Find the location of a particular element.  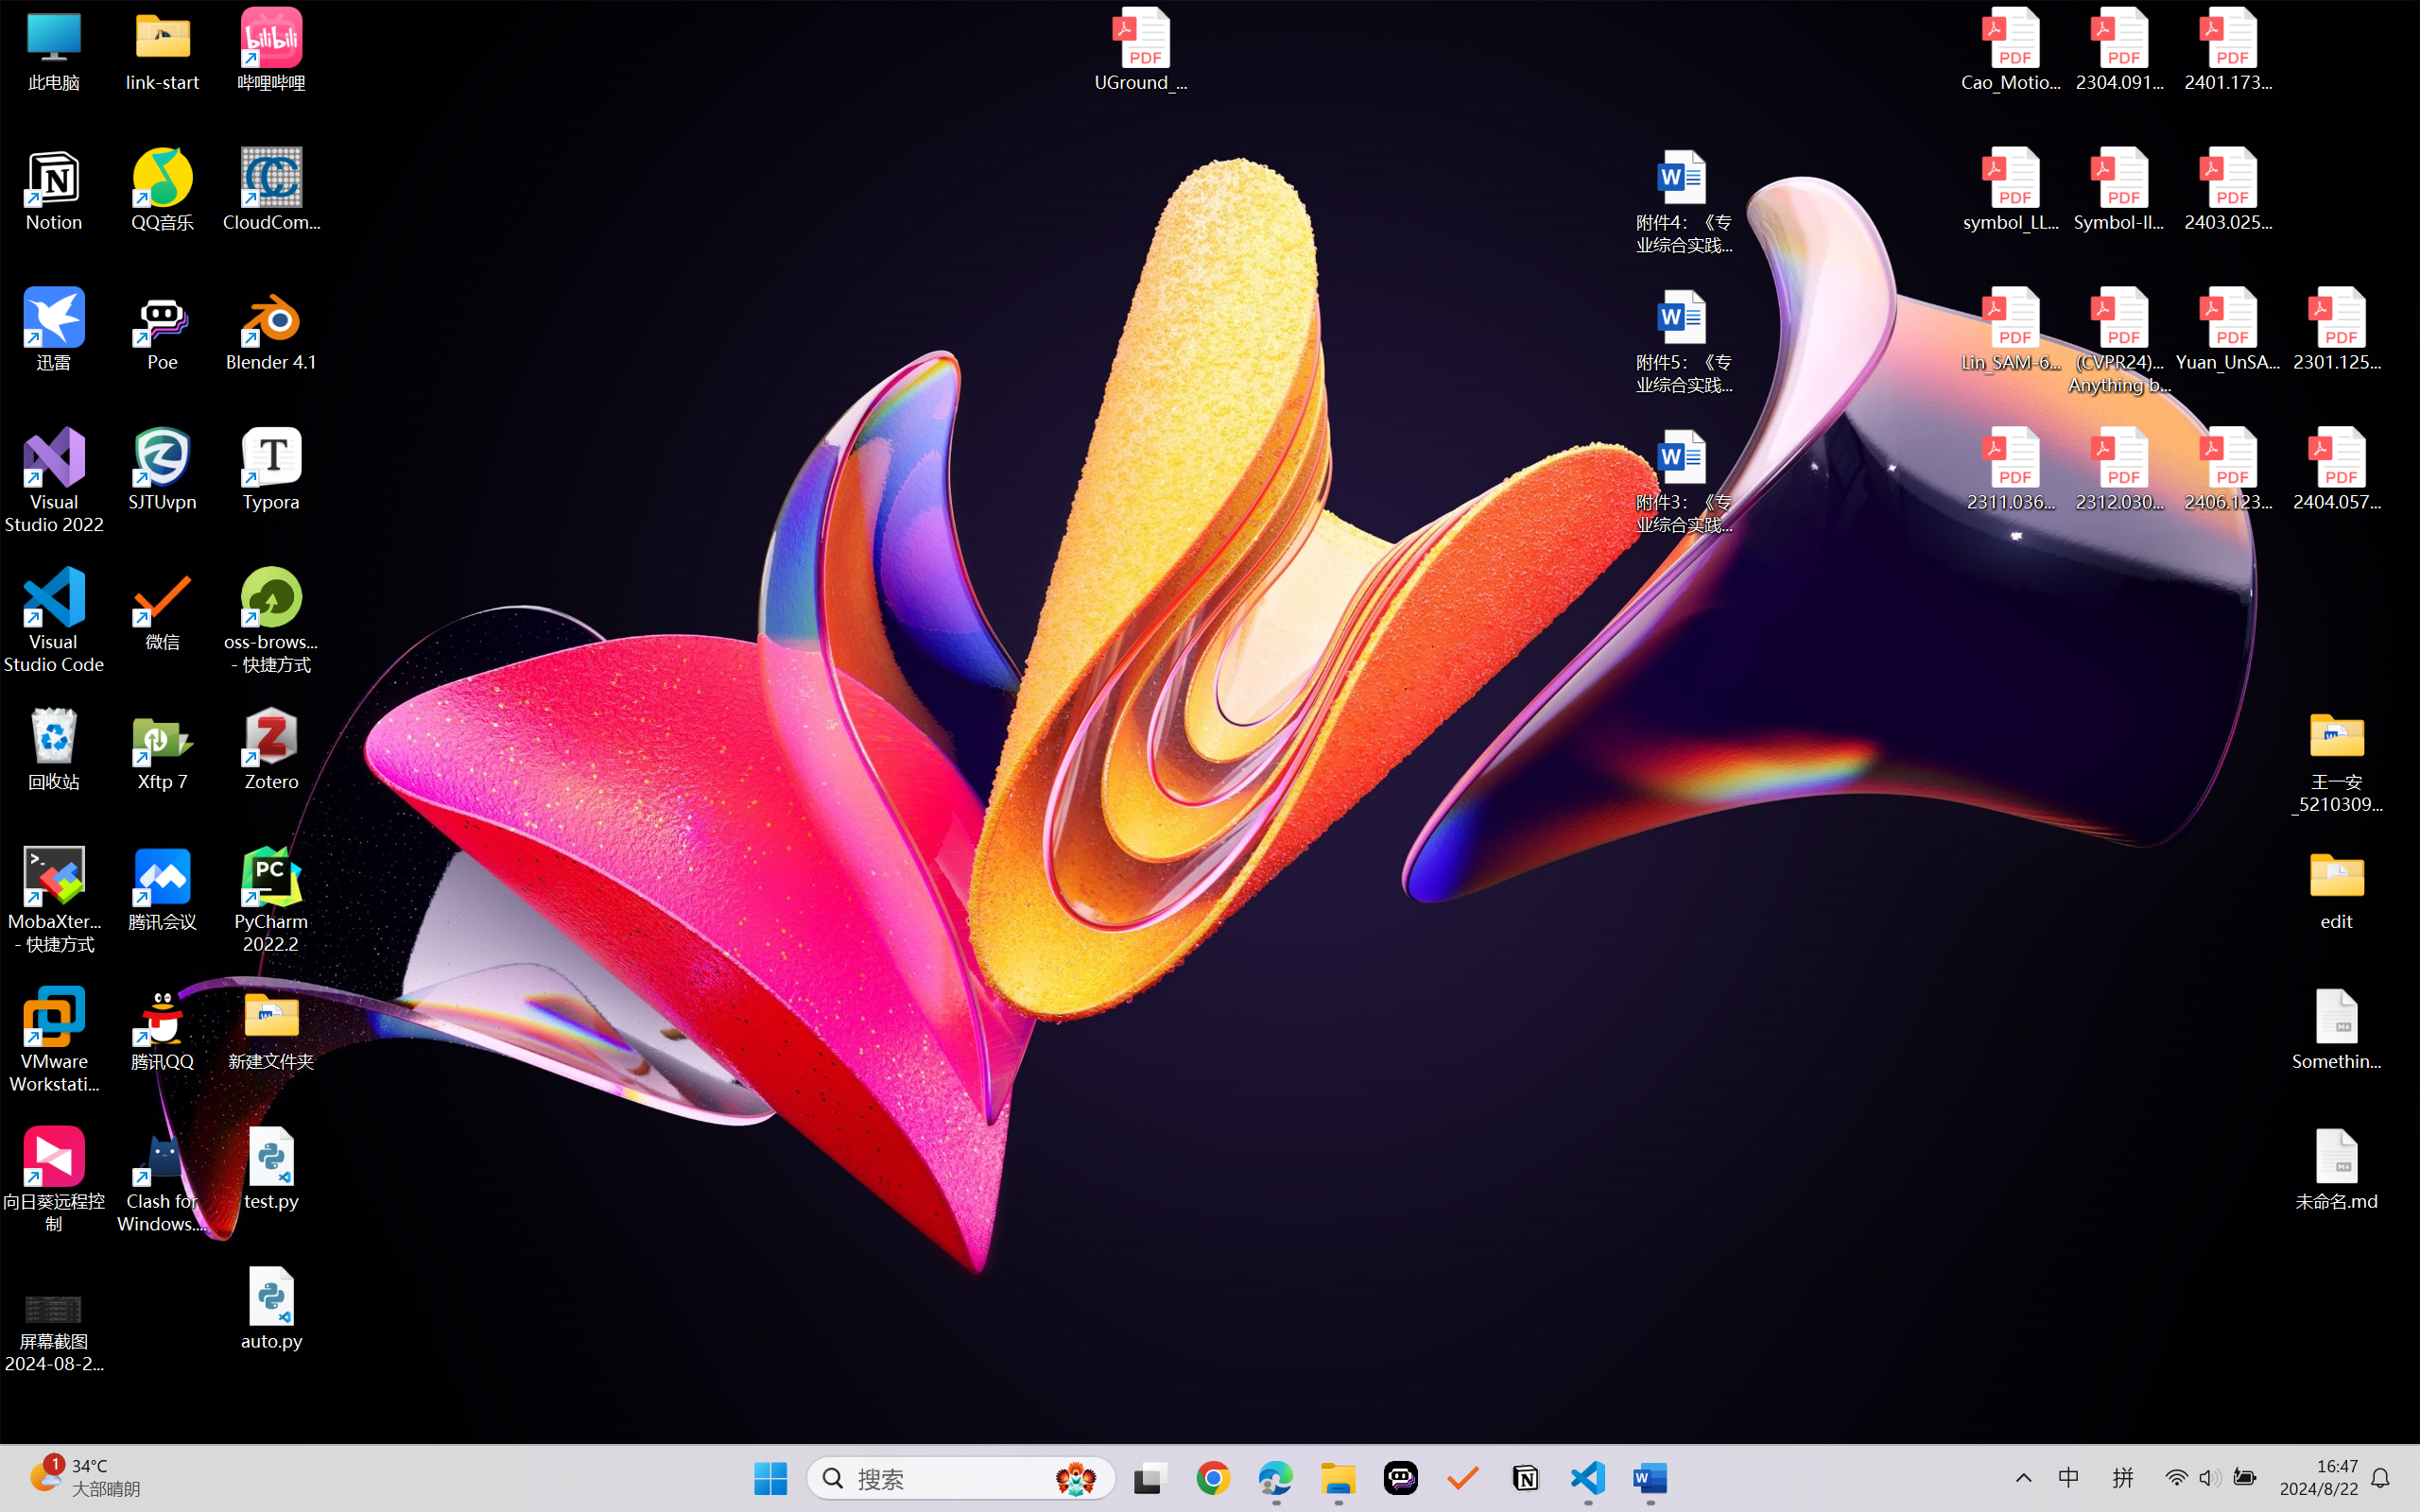

'2311.03658v2.pdf' is located at coordinates (2011, 469).